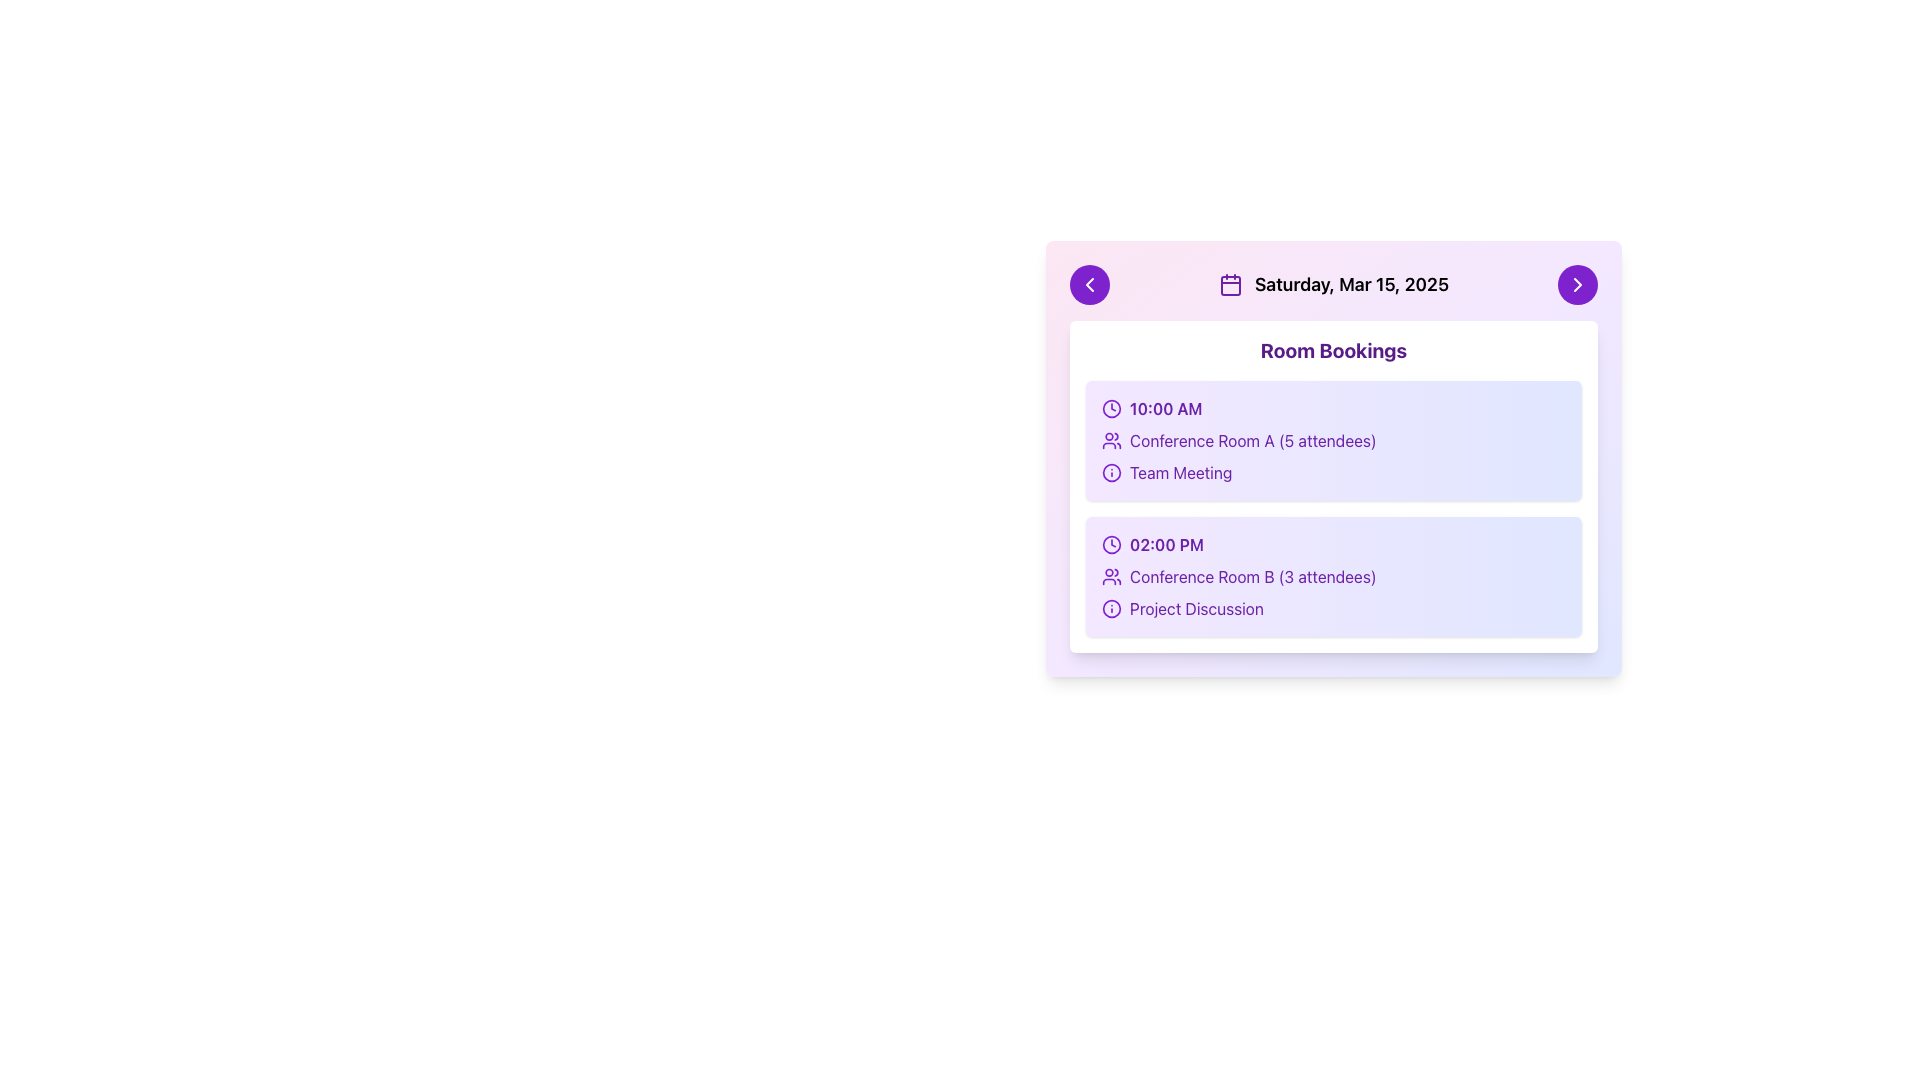 The image size is (1920, 1080). I want to click on content displayed in the text label that shows the booking name and attendee count for the 2:00 PM time slot, located to the right of the purple user icon, so click(1252, 577).